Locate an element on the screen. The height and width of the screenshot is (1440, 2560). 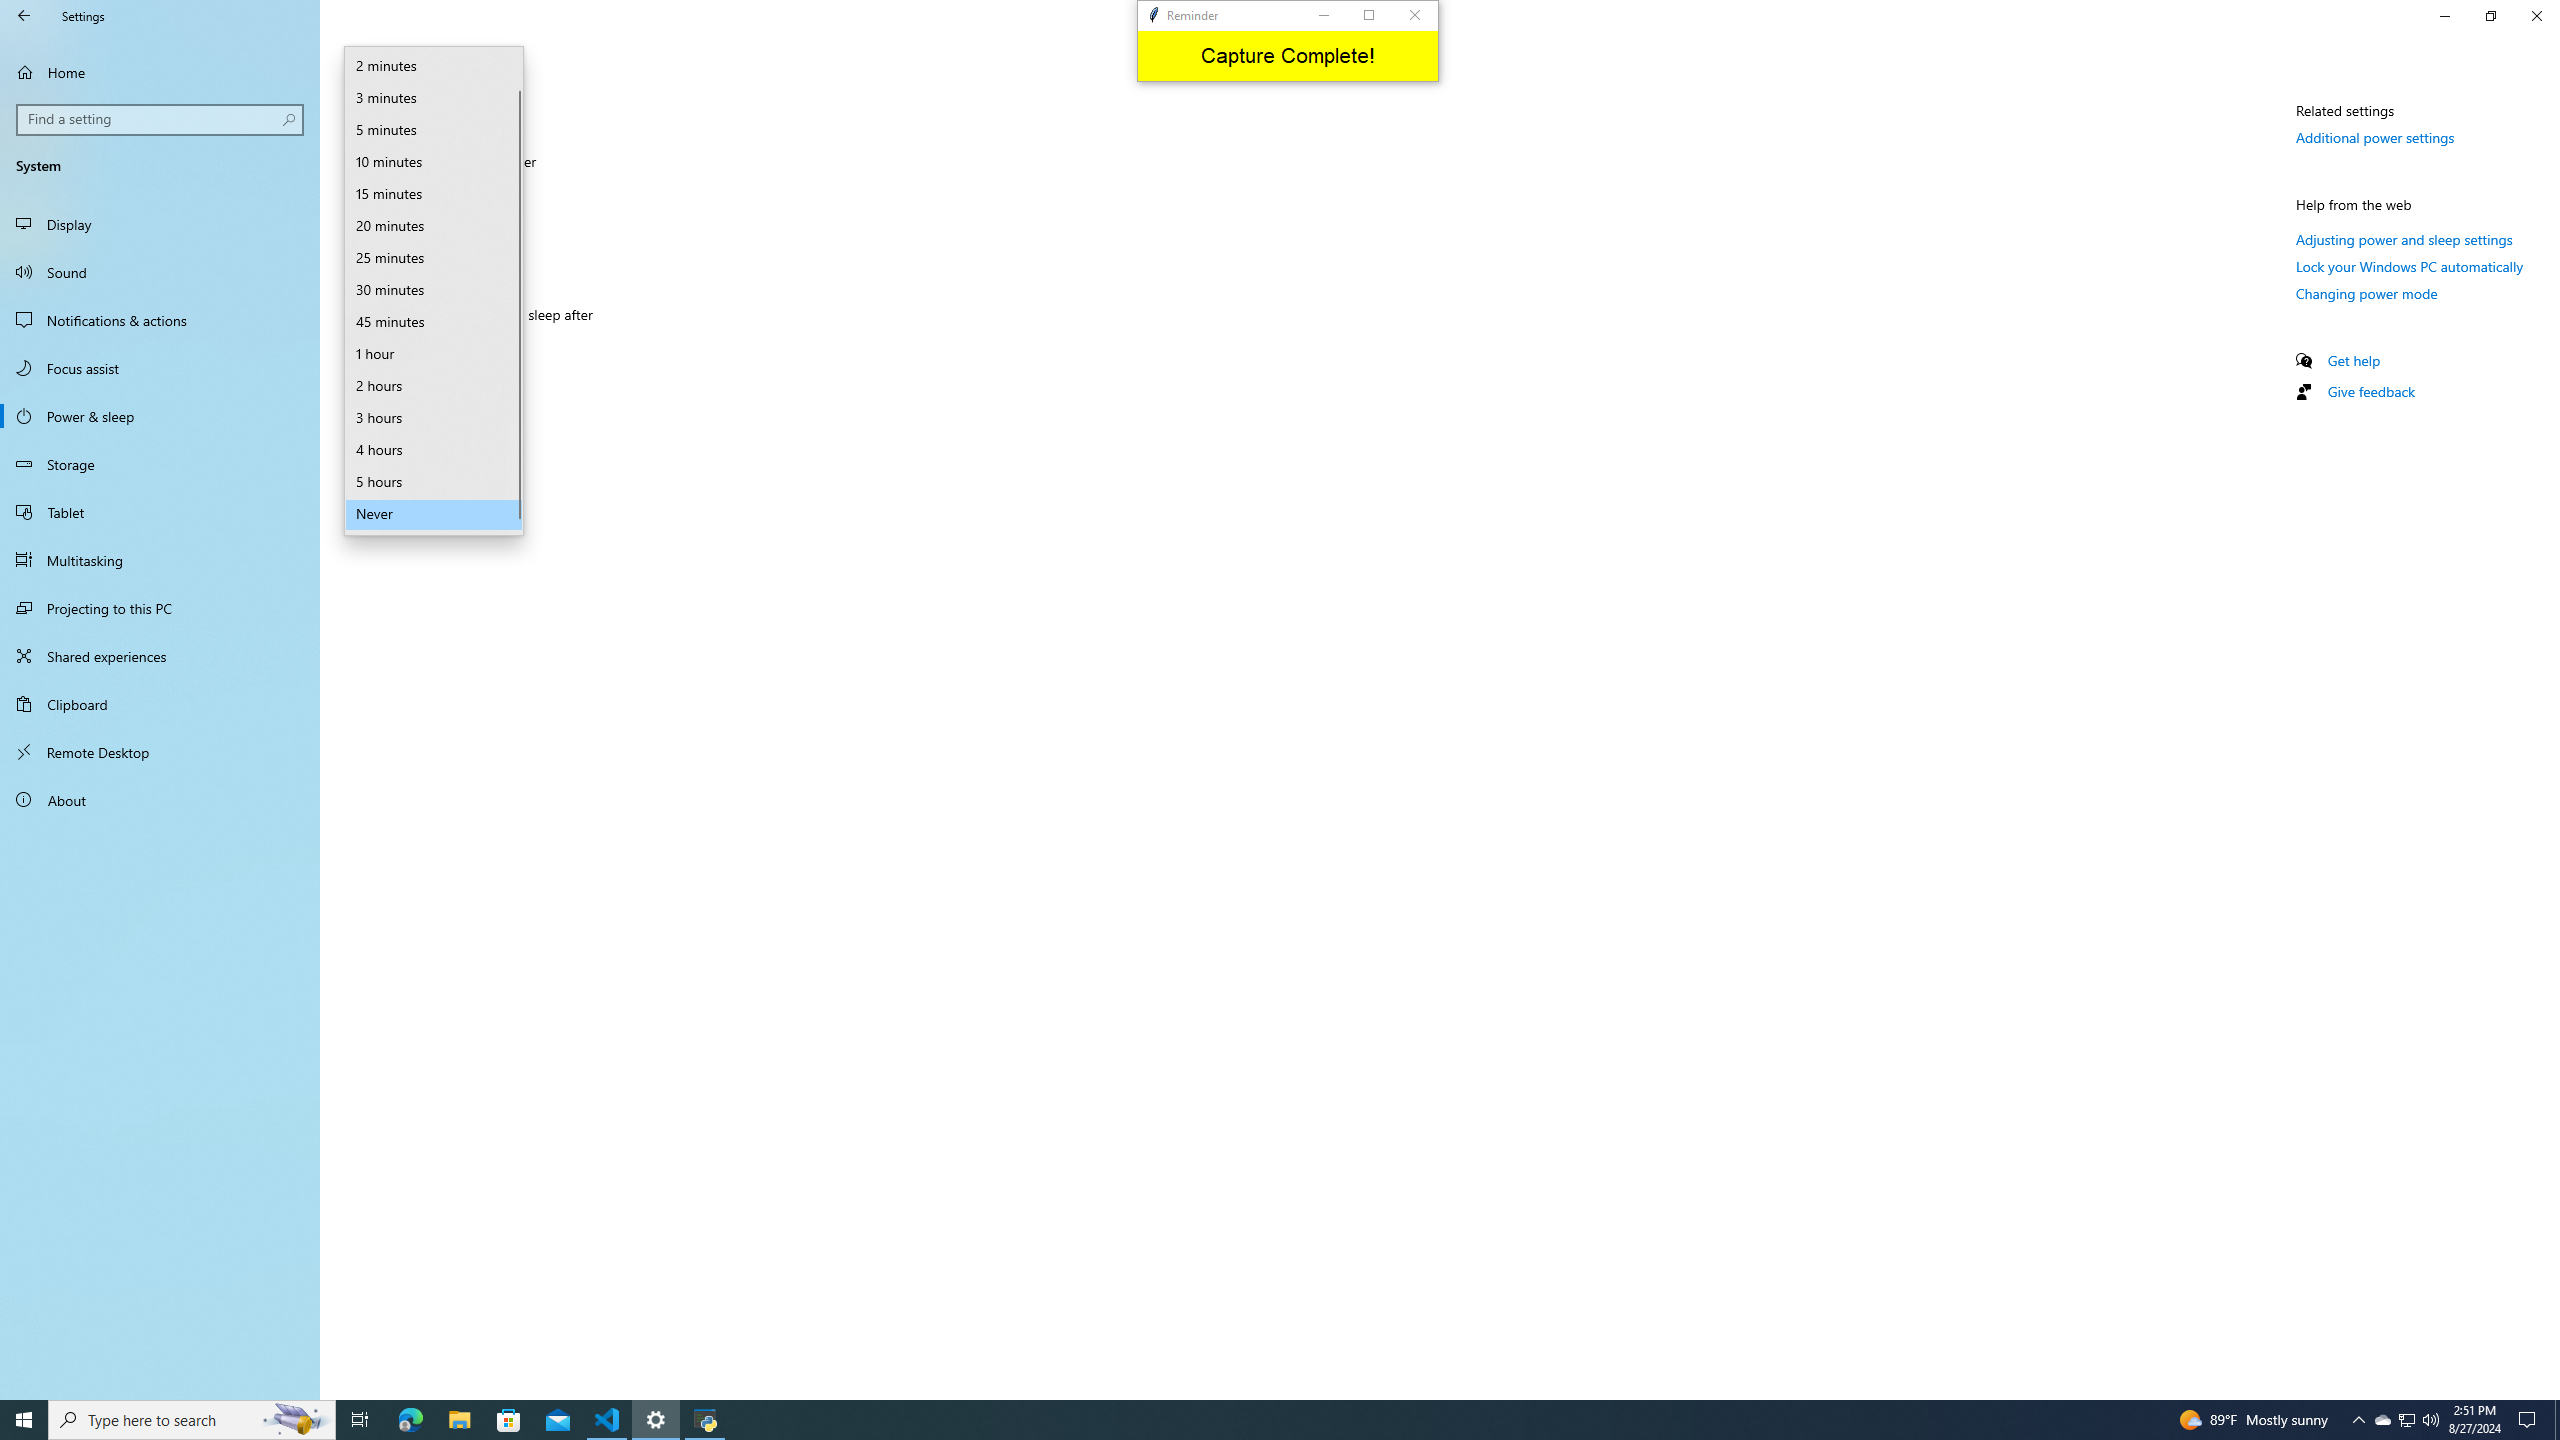
'Focus assist' is located at coordinates (159, 367).